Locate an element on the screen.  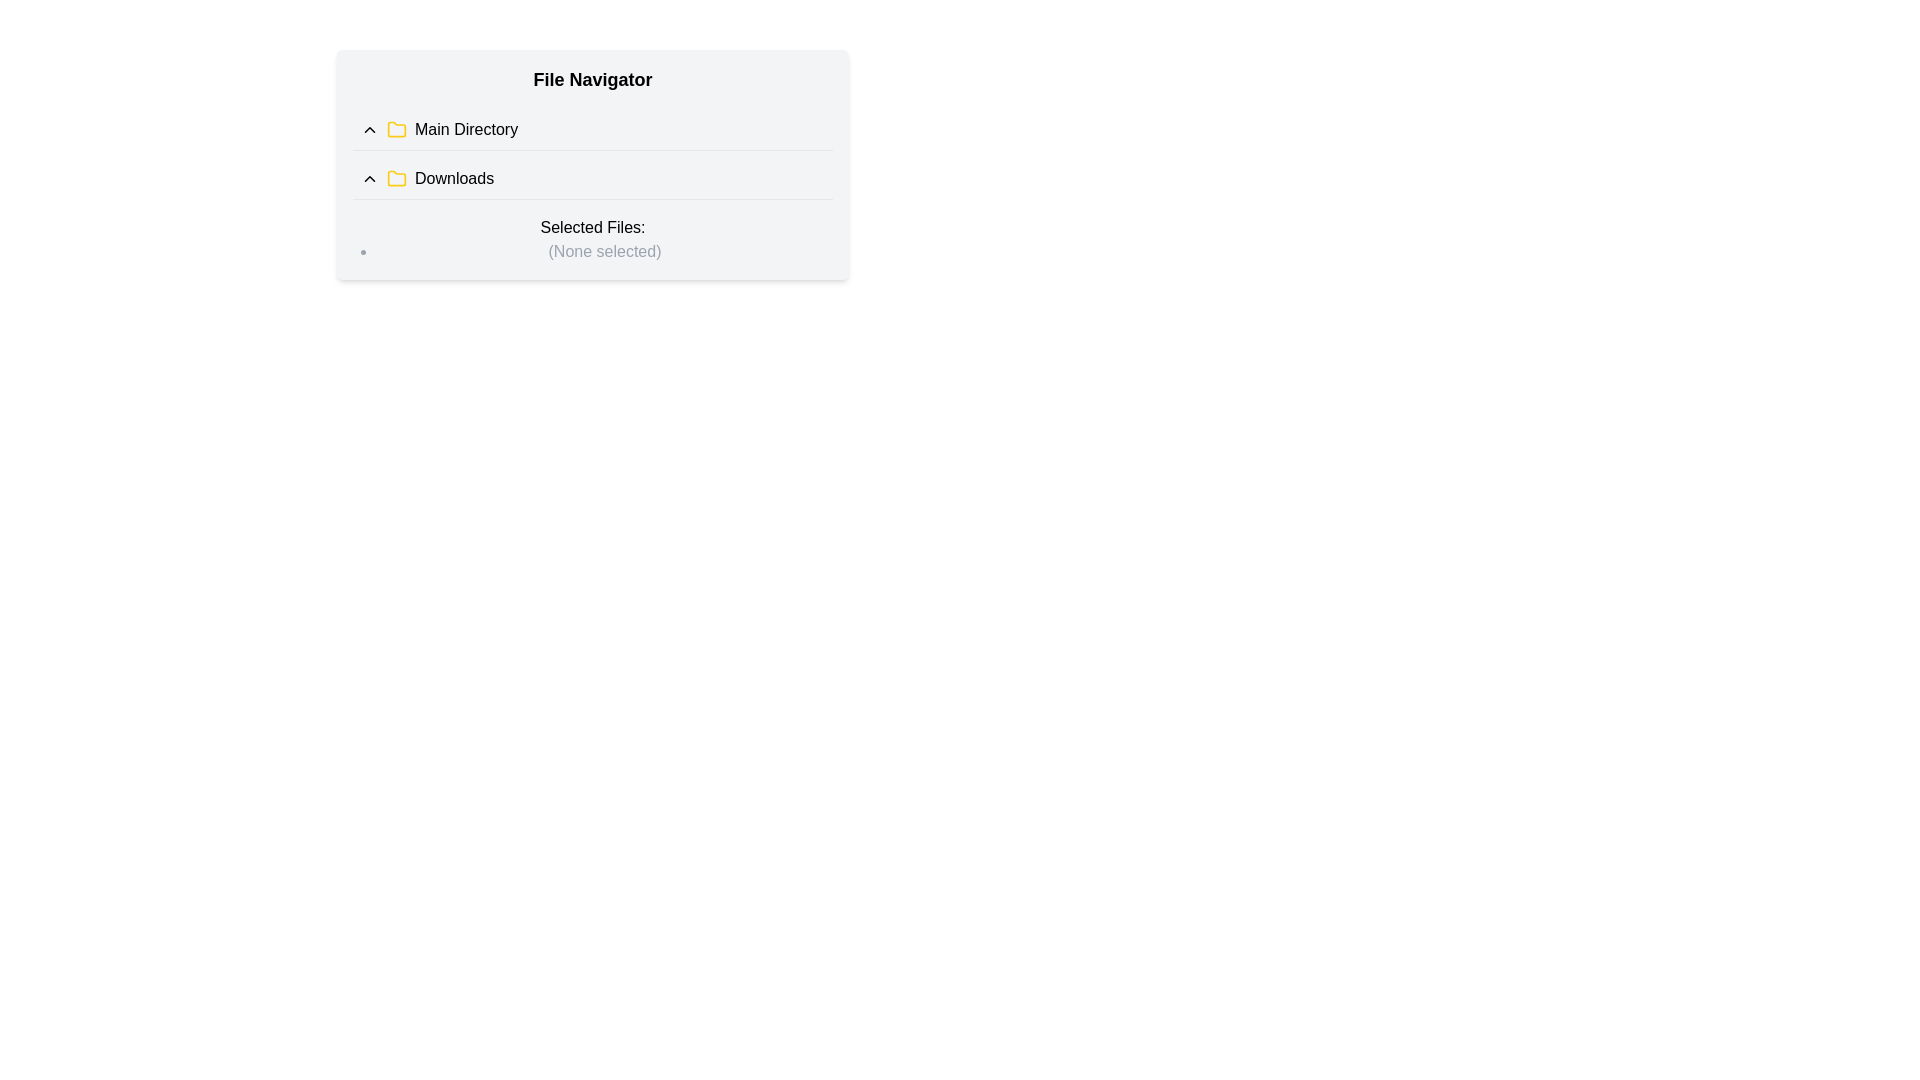
the bold header labeled 'File Navigator' which is positioned at the top of the interface section with a light gray background is located at coordinates (592, 79).